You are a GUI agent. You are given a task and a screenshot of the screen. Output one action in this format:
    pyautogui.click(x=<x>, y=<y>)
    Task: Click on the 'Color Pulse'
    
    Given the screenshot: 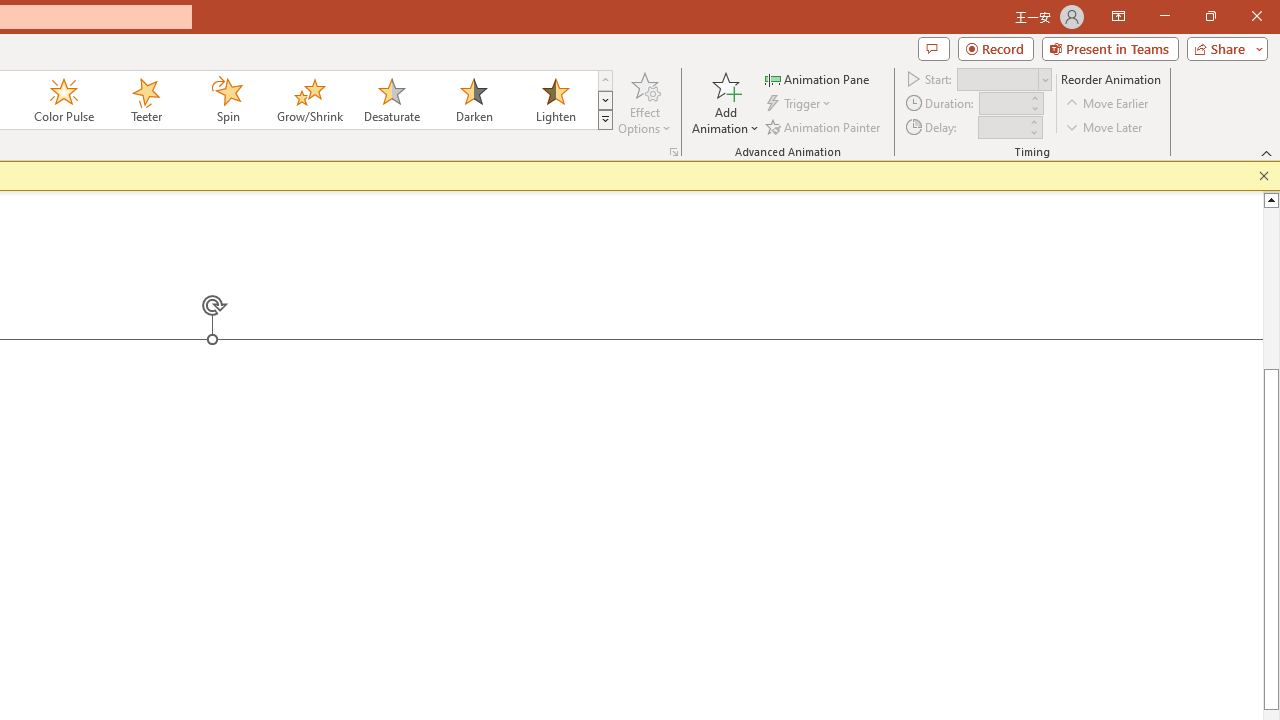 What is the action you would take?
    pyautogui.click(x=64, y=100)
    